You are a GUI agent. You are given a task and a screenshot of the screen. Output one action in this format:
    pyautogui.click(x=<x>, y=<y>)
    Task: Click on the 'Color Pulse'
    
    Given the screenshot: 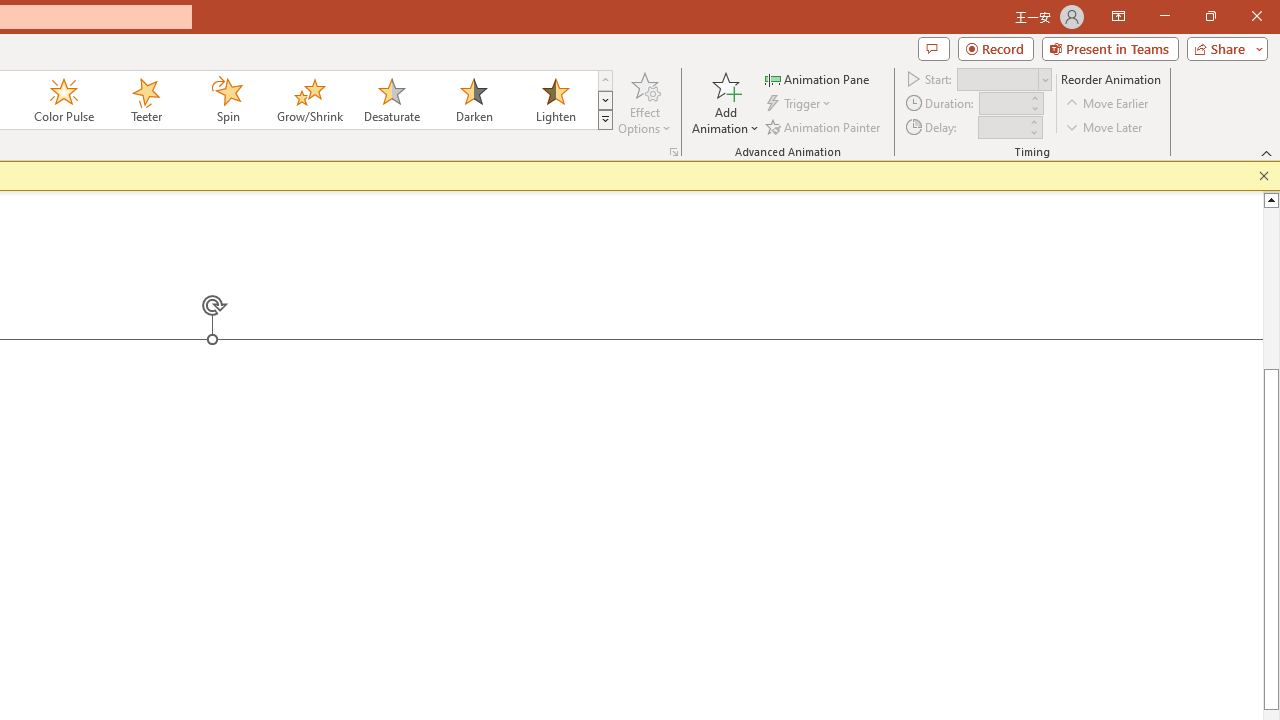 What is the action you would take?
    pyautogui.click(x=64, y=100)
    